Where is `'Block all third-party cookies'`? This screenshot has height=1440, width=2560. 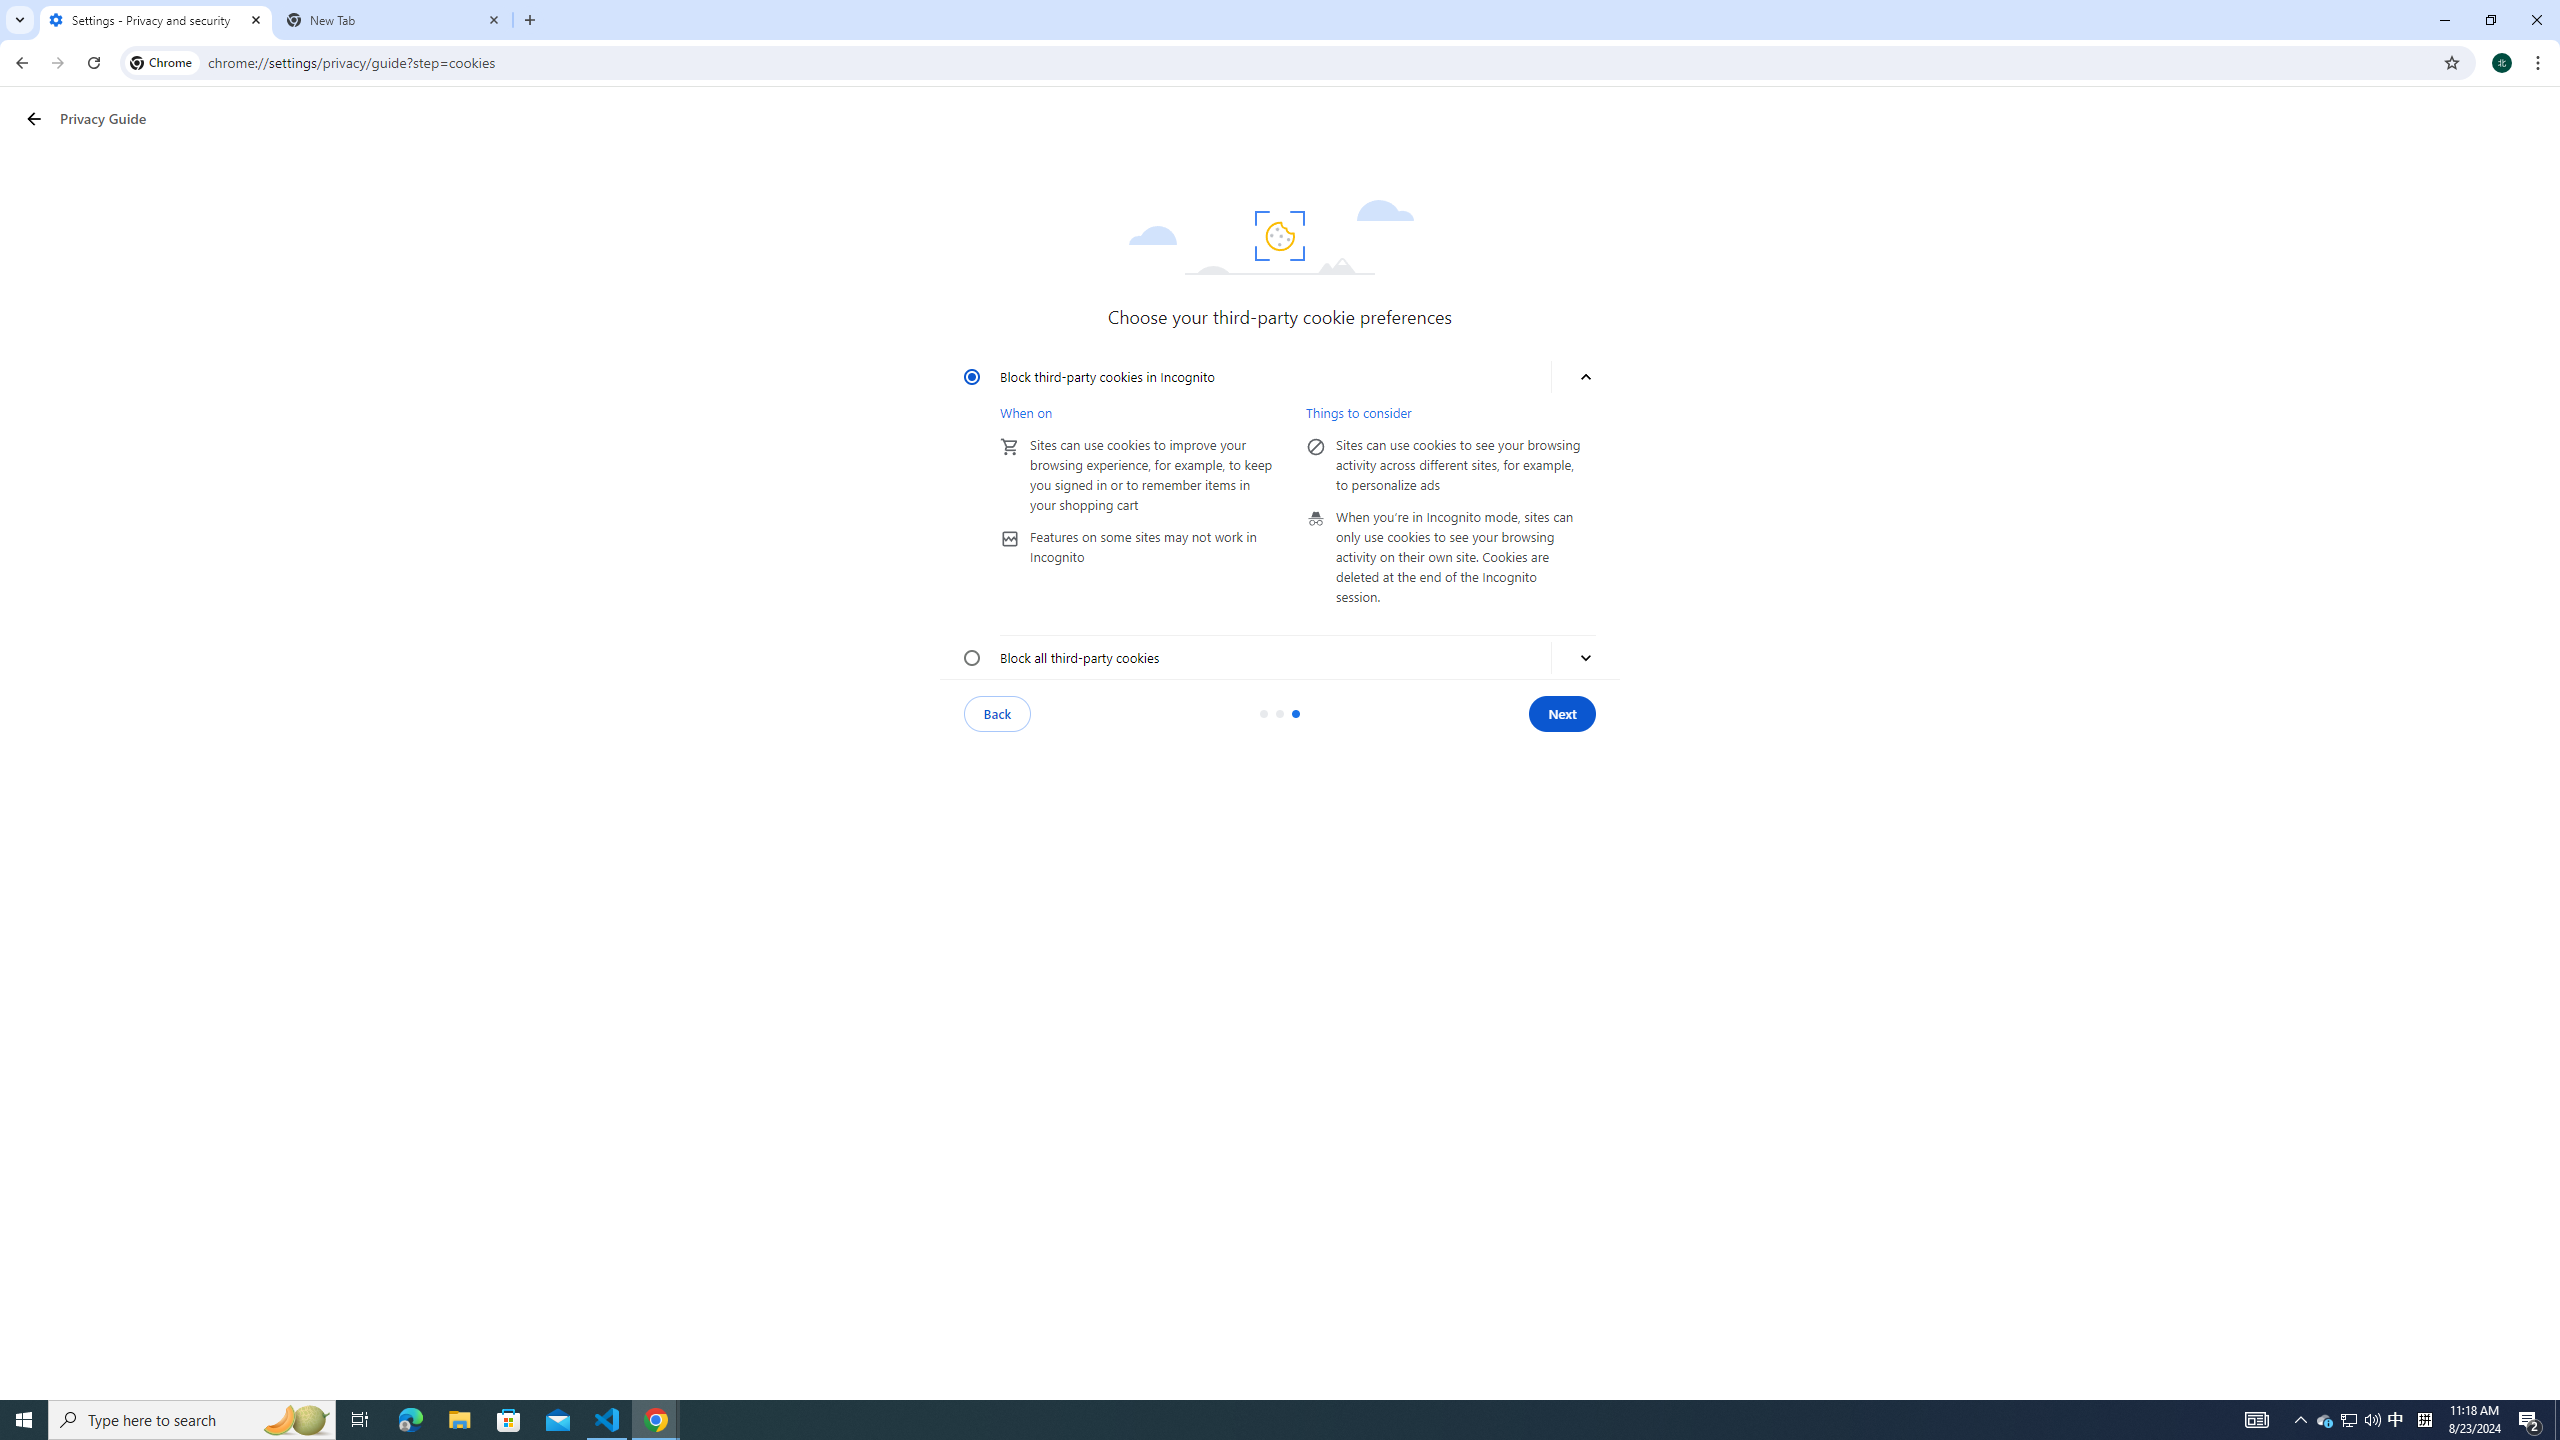 'Block all third-party cookies' is located at coordinates (971, 656).